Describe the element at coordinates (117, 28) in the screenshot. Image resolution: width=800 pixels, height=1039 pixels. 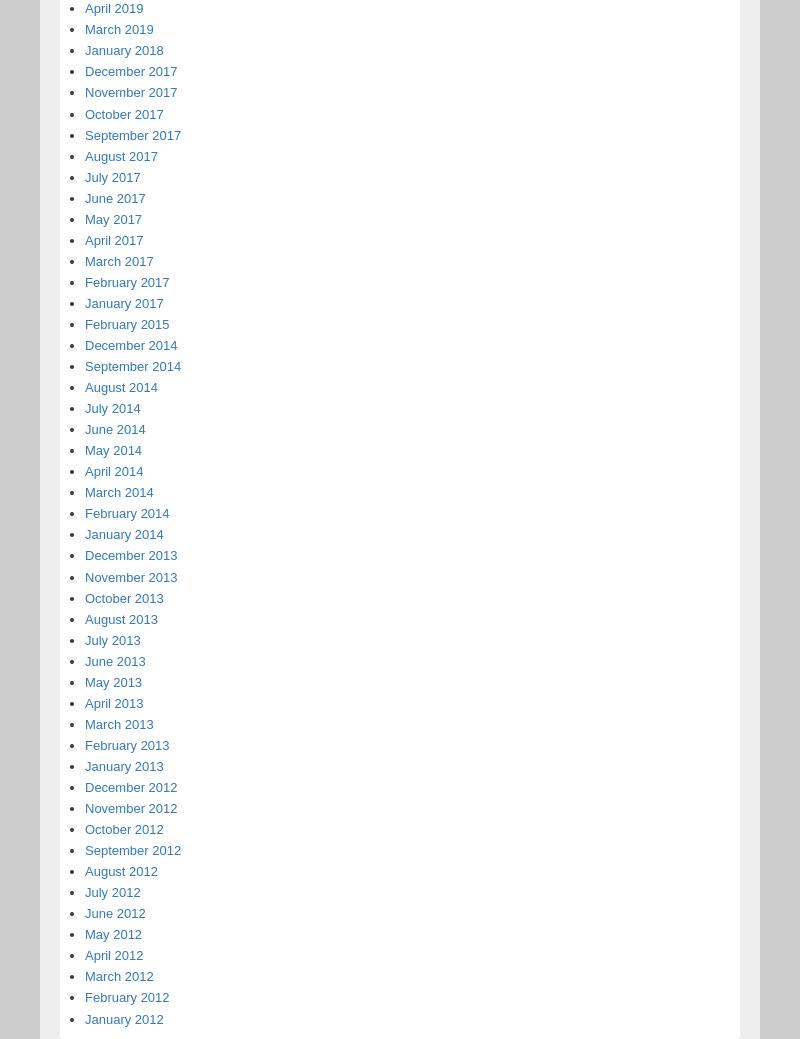
I see `'March 2019'` at that location.